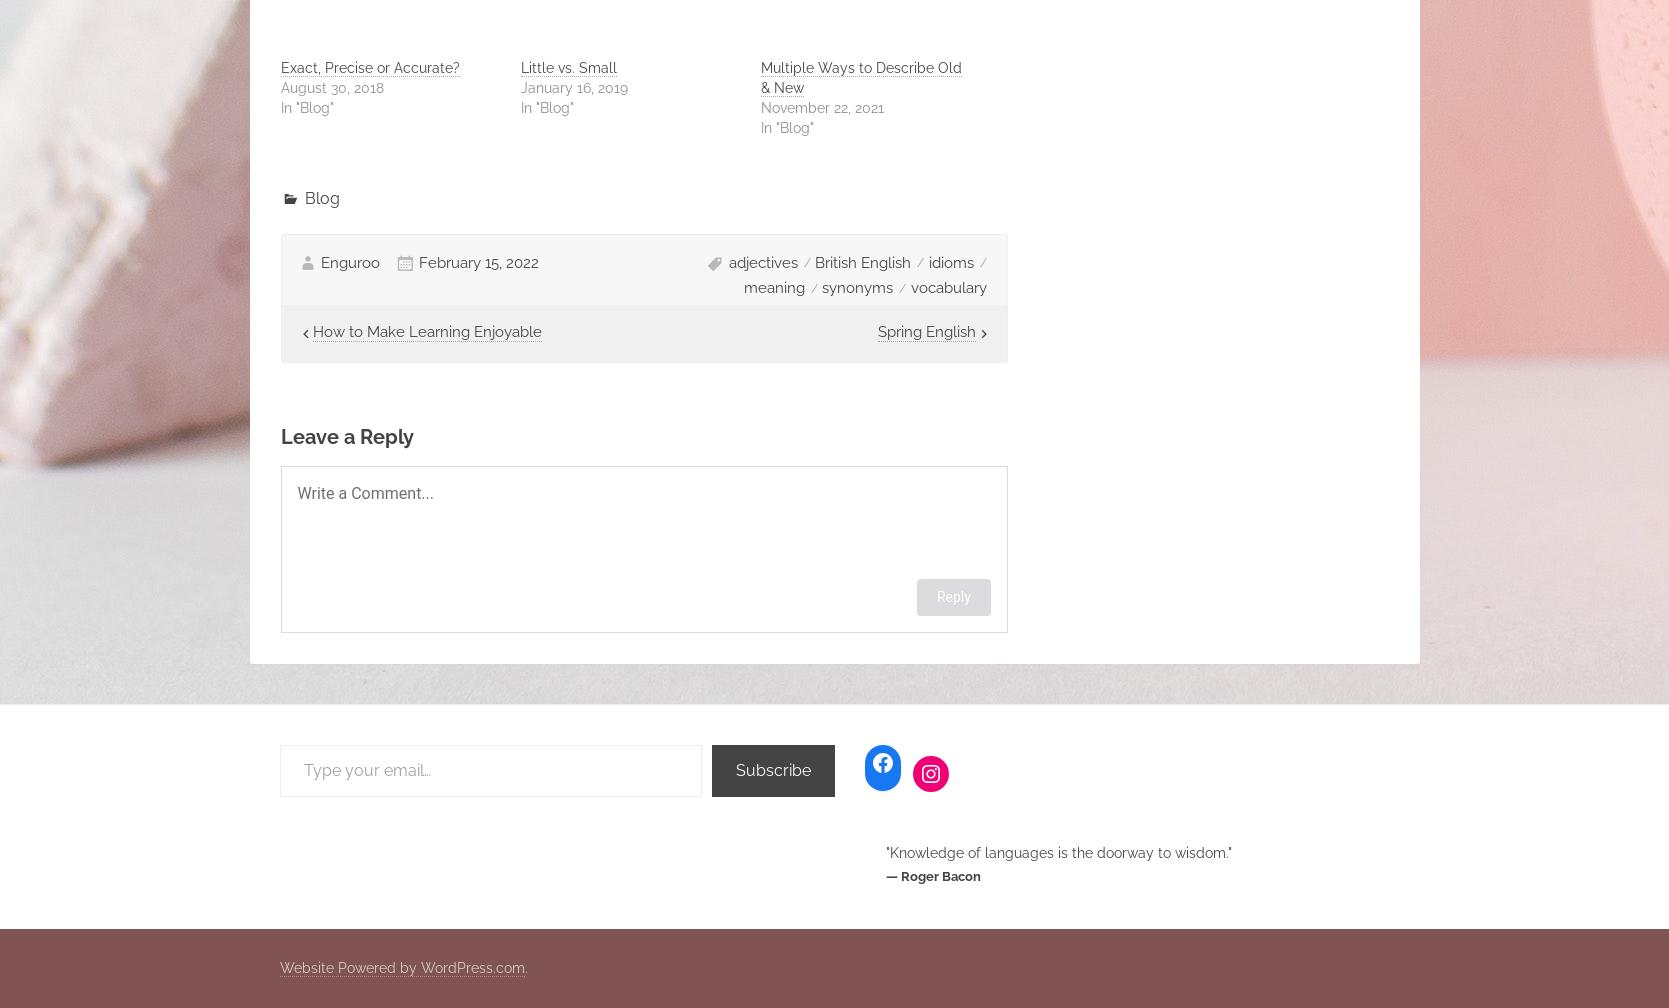  What do you see at coordinates (1056, 852) in the screenshot?
I see `'"Knowledge of languages is the doorway to wisdom."'` at bounding box center [1056, 852].